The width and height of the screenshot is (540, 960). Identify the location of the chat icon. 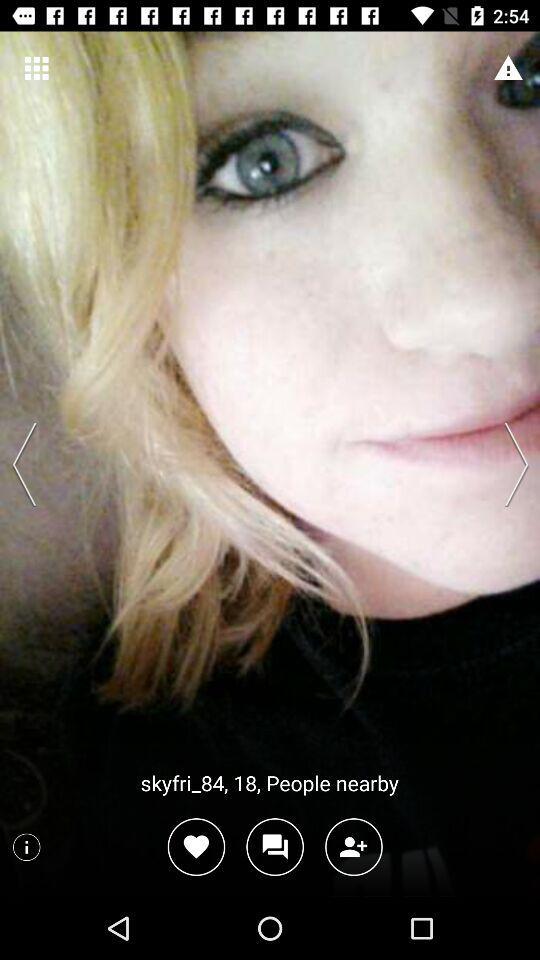
(274, 846).